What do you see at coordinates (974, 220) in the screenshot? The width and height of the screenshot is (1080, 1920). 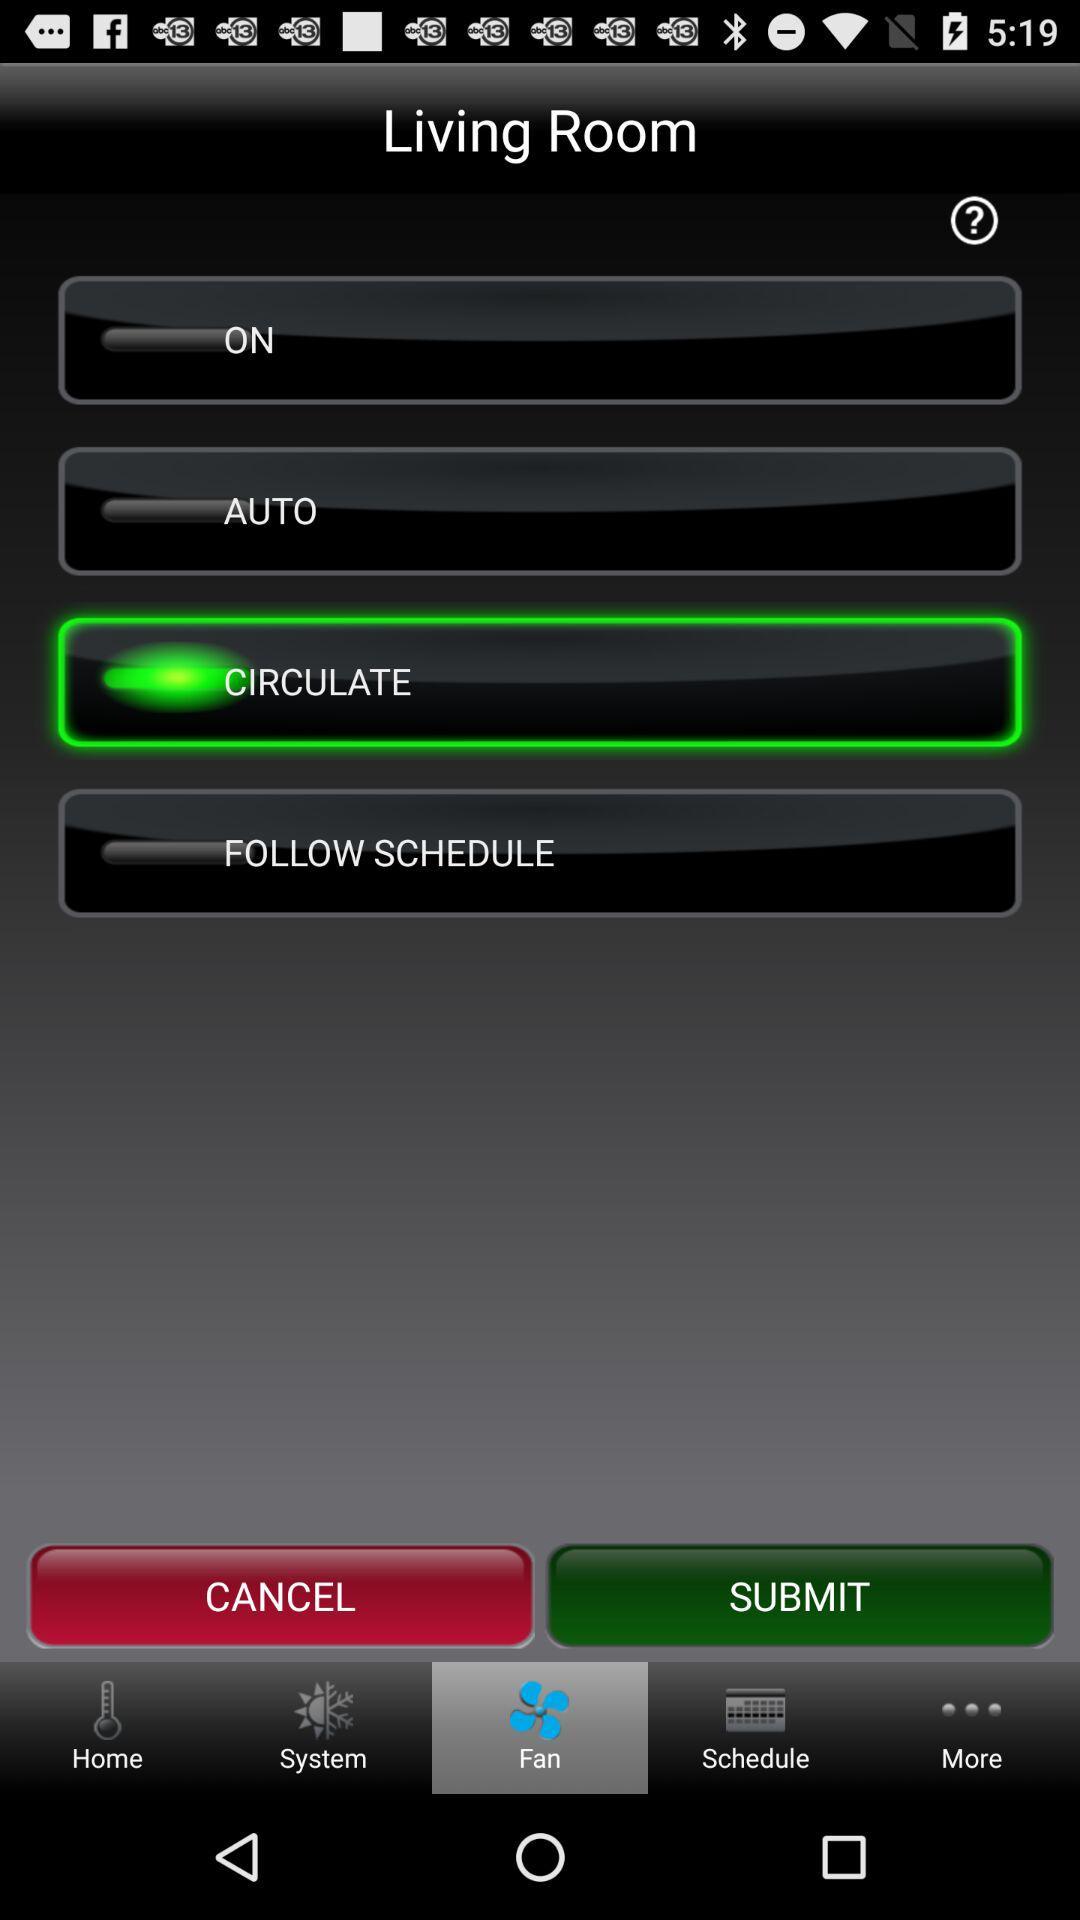 I see `the icon at the top right corner` at bounding box center [974, 220].